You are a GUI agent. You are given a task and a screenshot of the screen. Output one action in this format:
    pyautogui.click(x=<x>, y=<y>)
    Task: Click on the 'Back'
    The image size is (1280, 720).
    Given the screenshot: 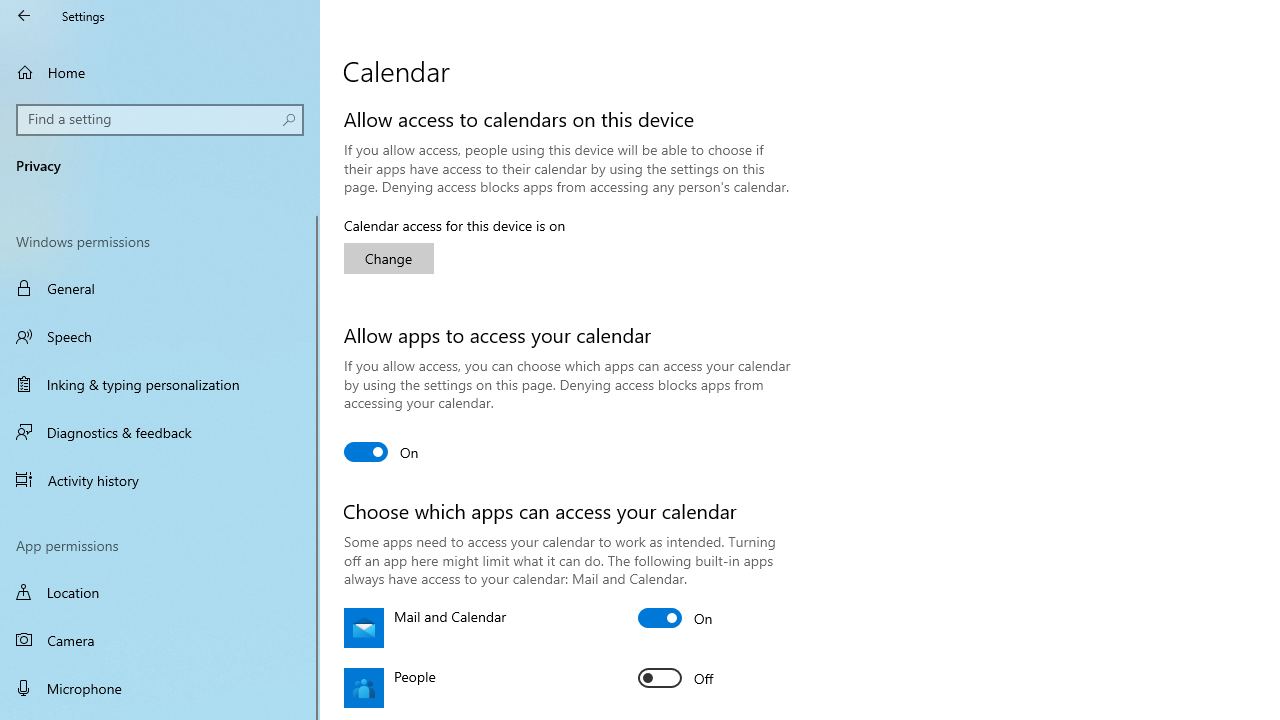 What is the action you would take?
    pyautogui.click(x=24, y=15)
    